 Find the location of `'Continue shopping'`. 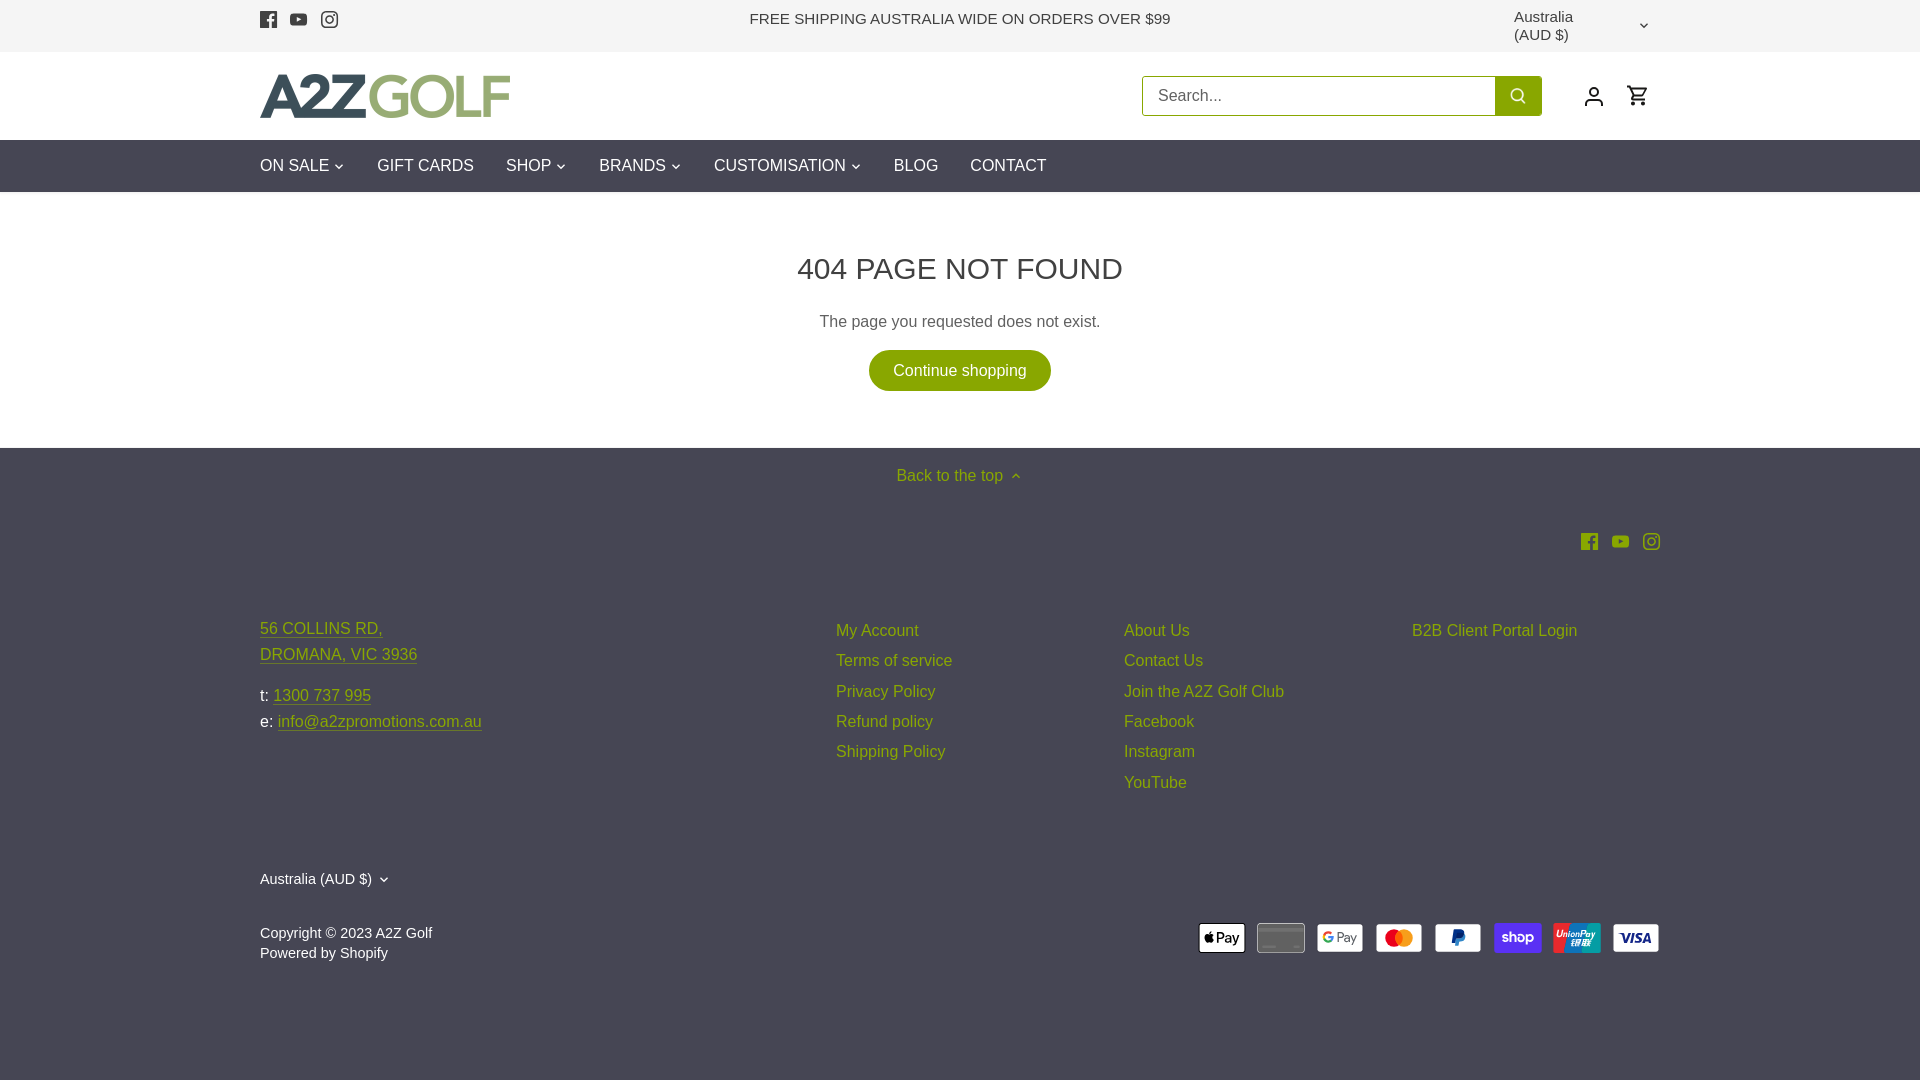

'Continue shopping' is located at coordinates (960, 370).